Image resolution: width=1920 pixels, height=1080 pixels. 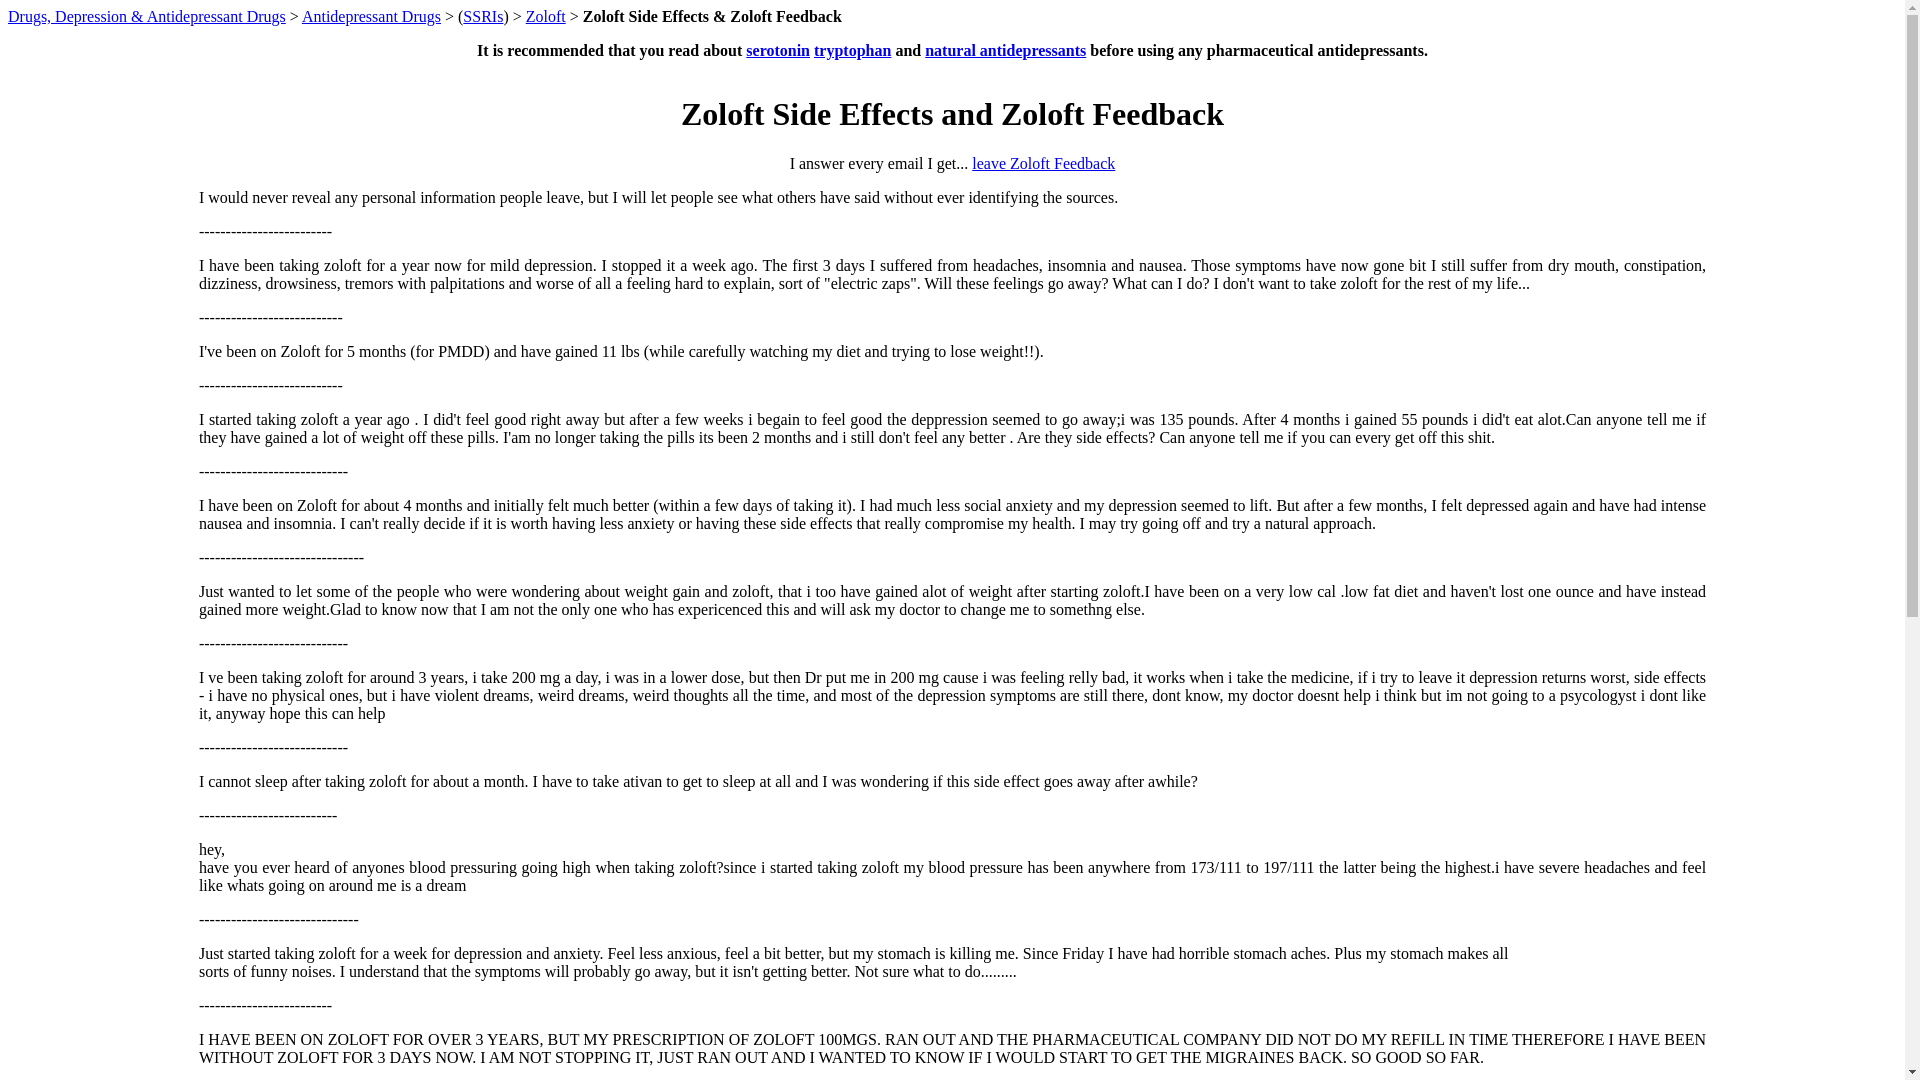 I want to click on 'leave Zoloft Feedback', so click(x=1042, y=162).